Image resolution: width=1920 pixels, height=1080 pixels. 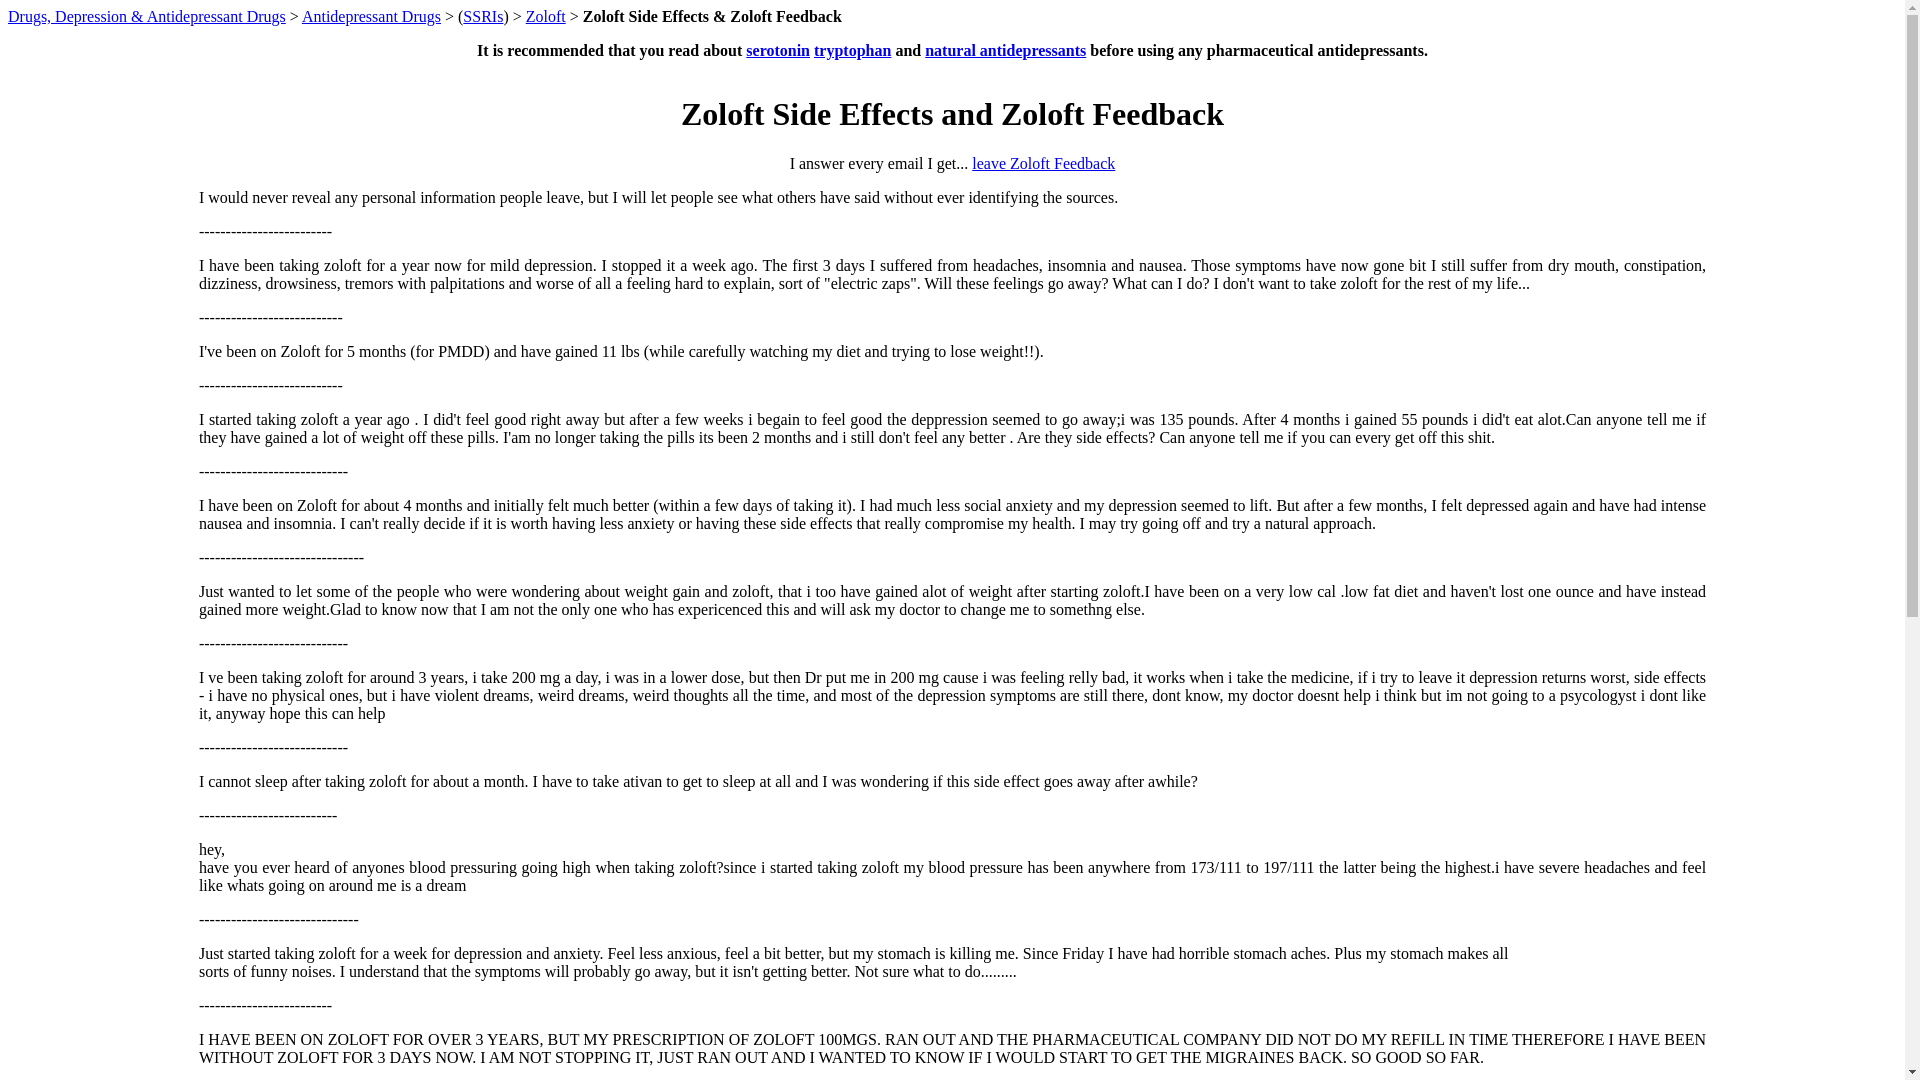 I want to click on 'leave Zoloft Feedback', so click(x=1042, y=162).